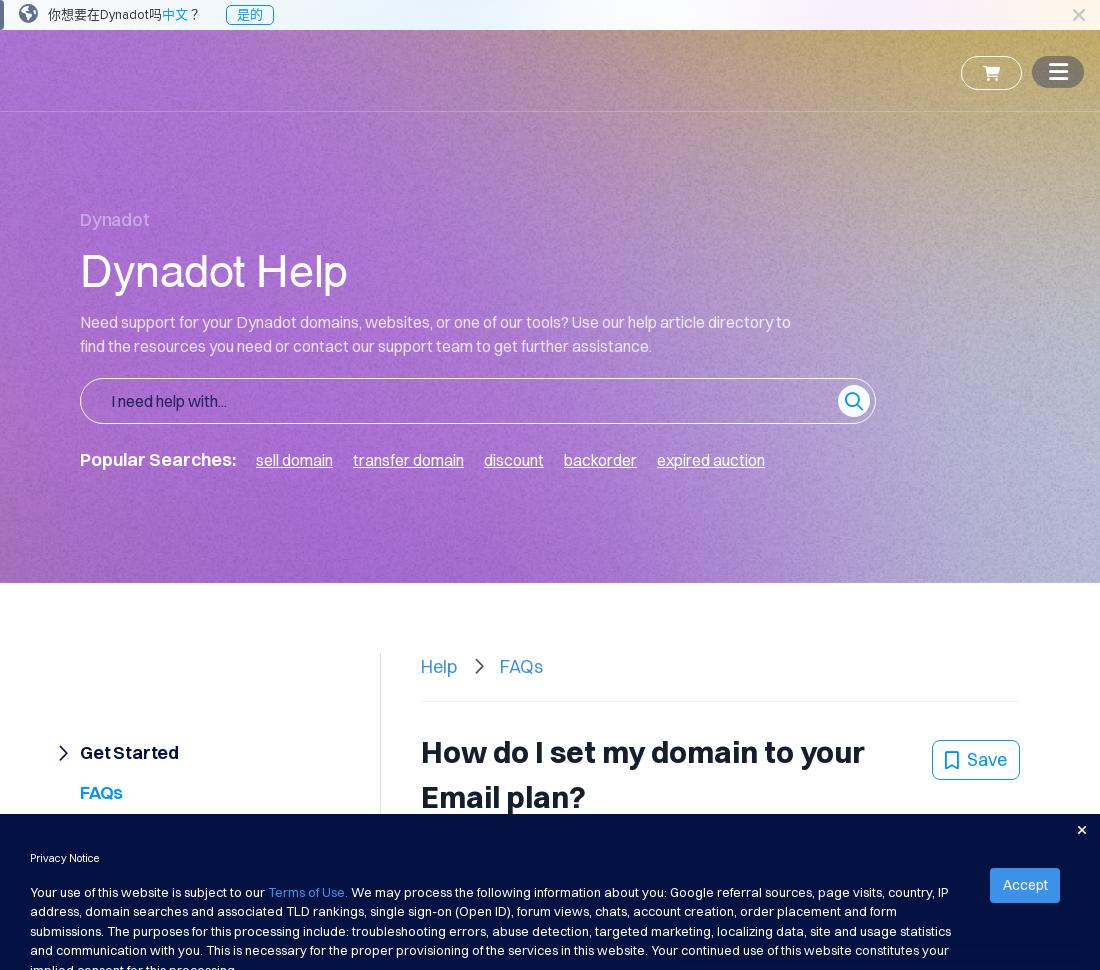 The image size is (1100, 970). Describe the element at coordinates (986, 758) in the screenshot. I see `'Save'` at that location.